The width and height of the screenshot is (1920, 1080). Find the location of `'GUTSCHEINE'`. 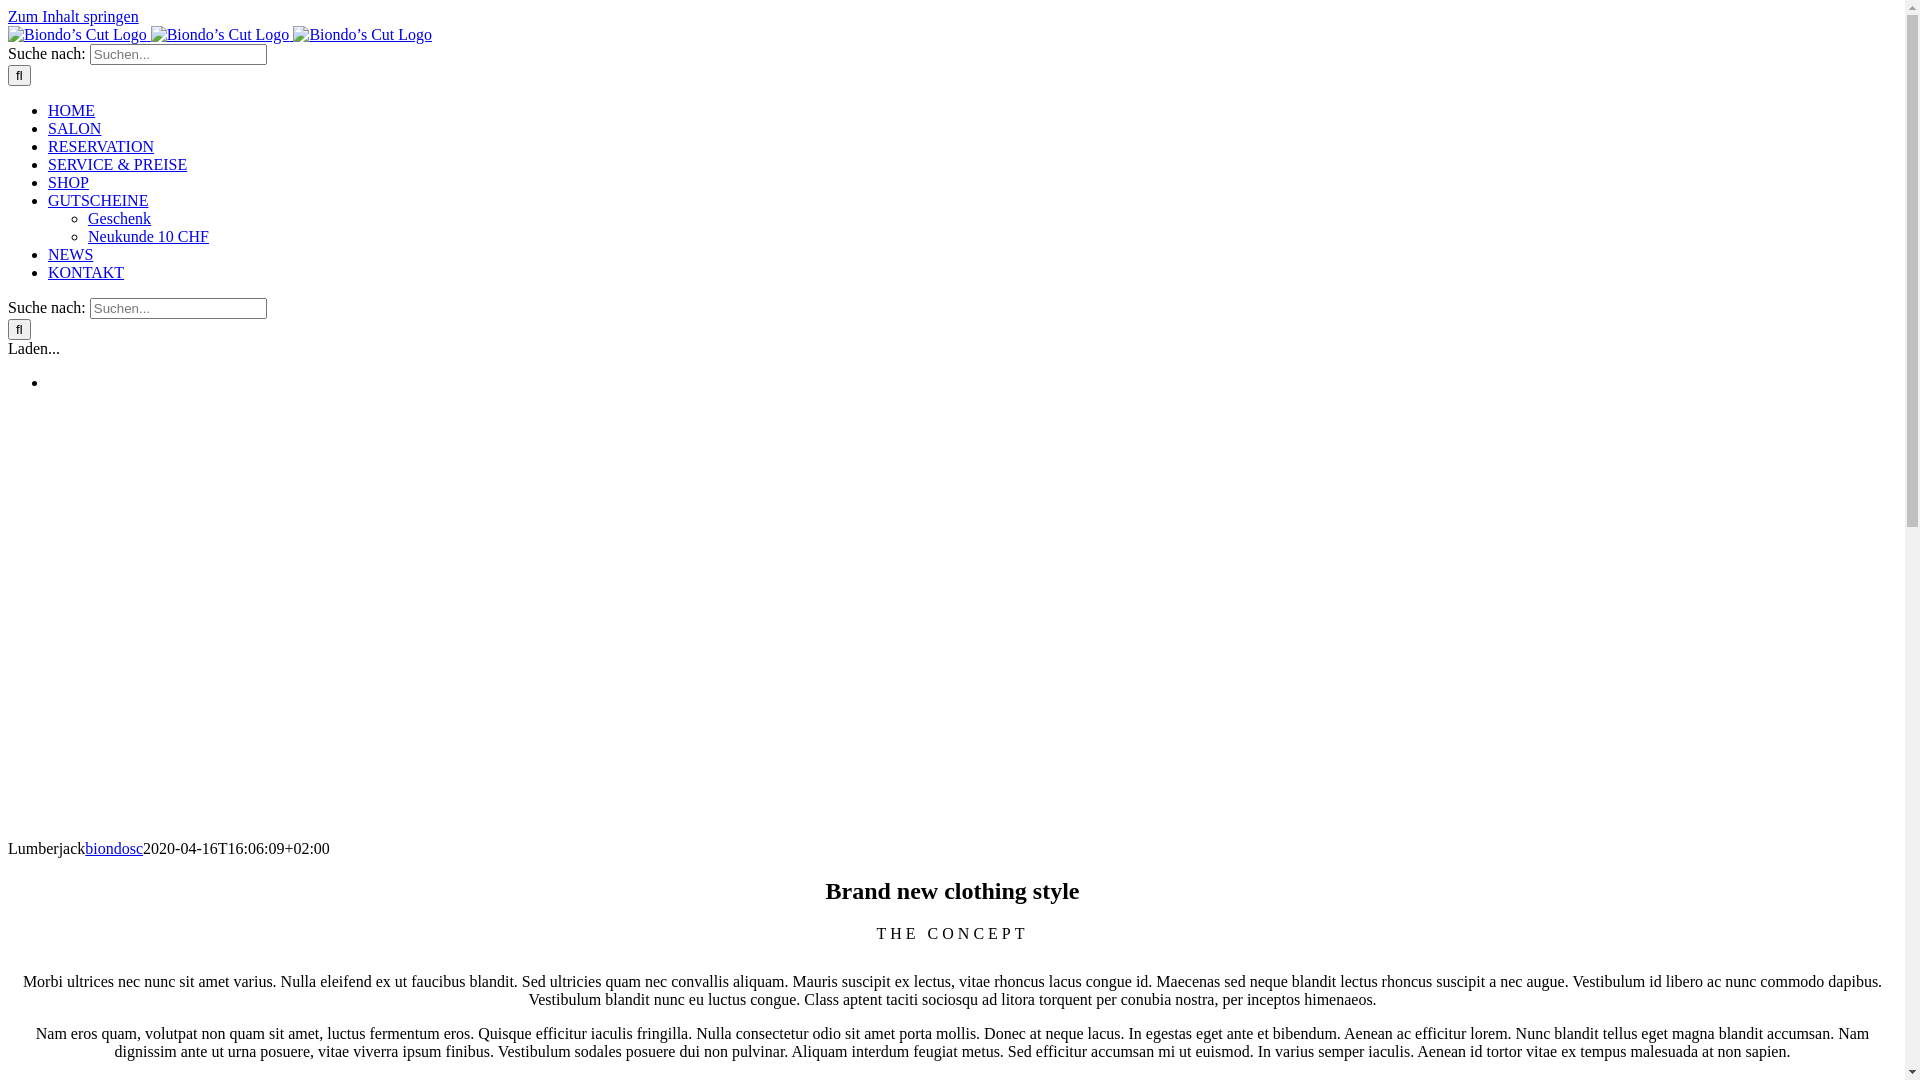

'GUTSCHEINE' is located at coordinates (96, 200).